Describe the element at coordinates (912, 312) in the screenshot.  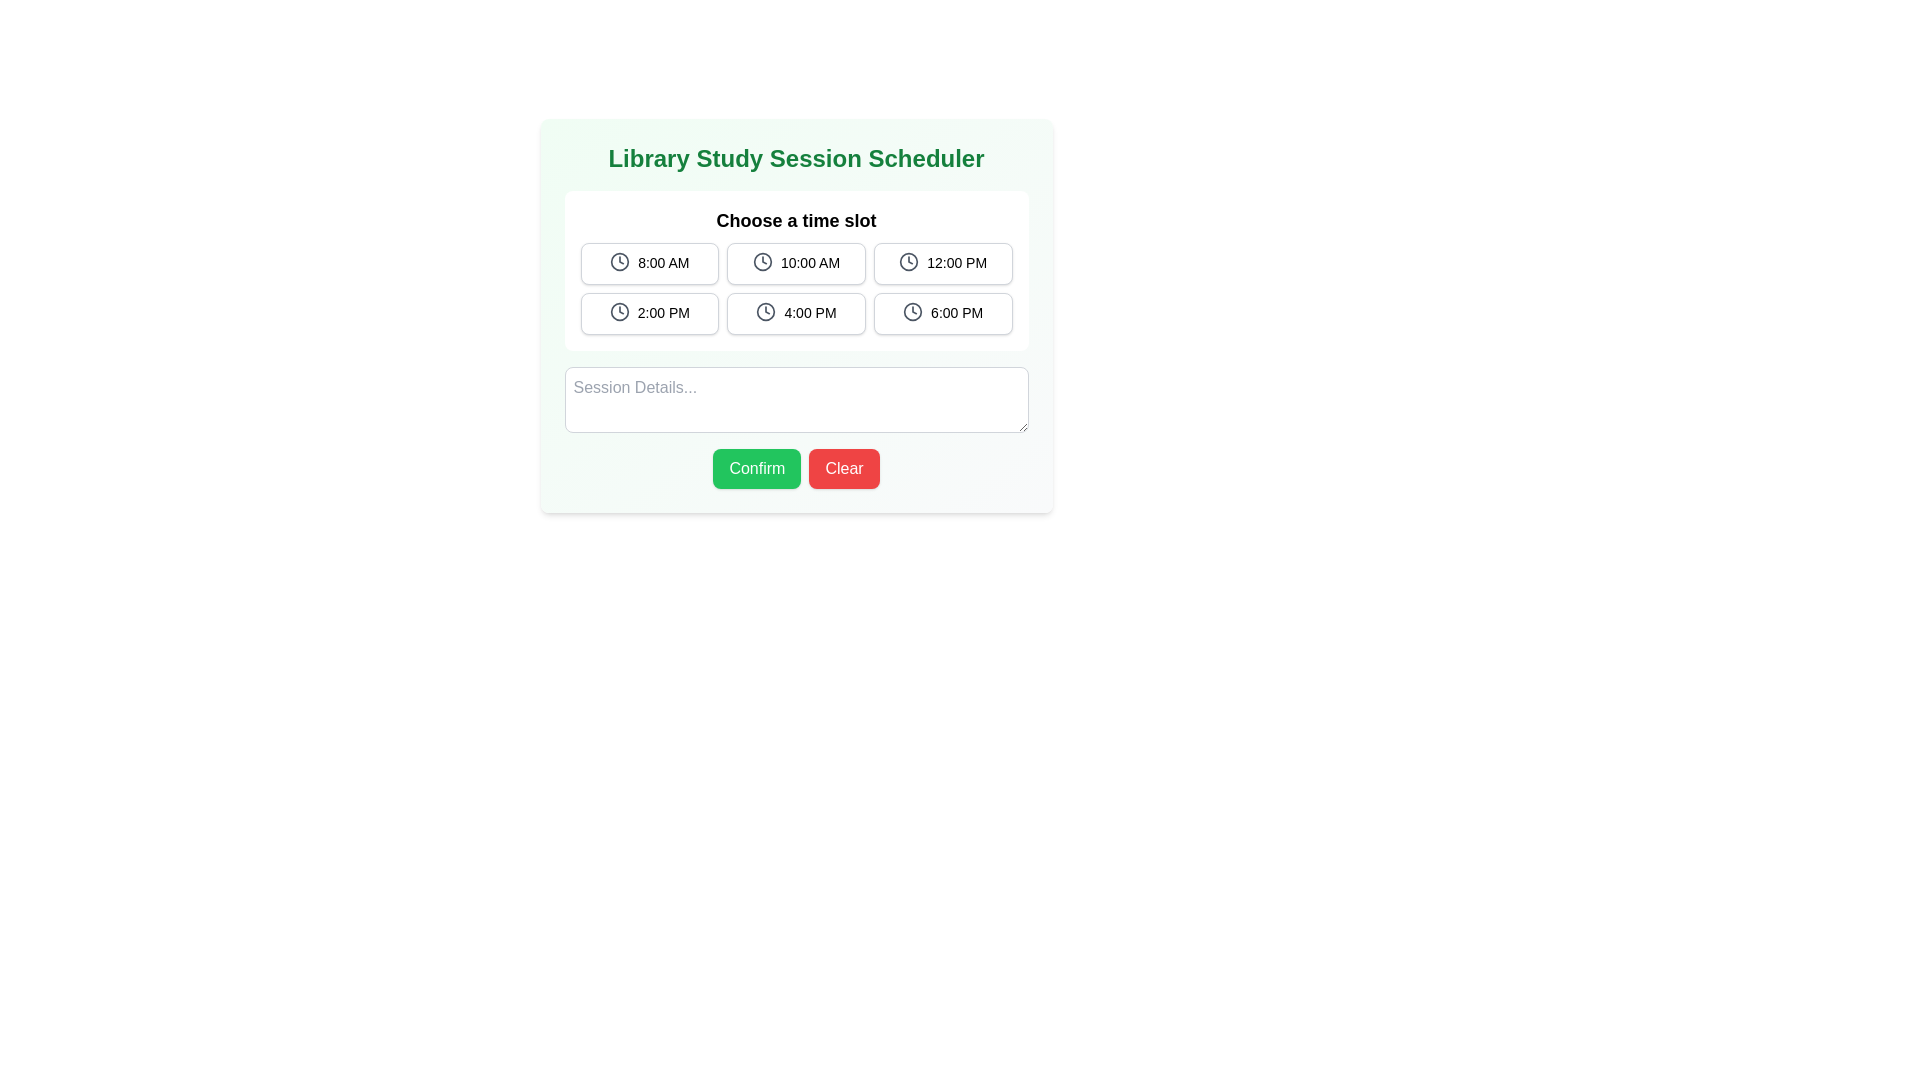
I see `the clock icon within the sixth clickable time slot in the 'Choose a time slot' section, which is styled with a thin border and has hands pointing towards 12 and 4` at that location.